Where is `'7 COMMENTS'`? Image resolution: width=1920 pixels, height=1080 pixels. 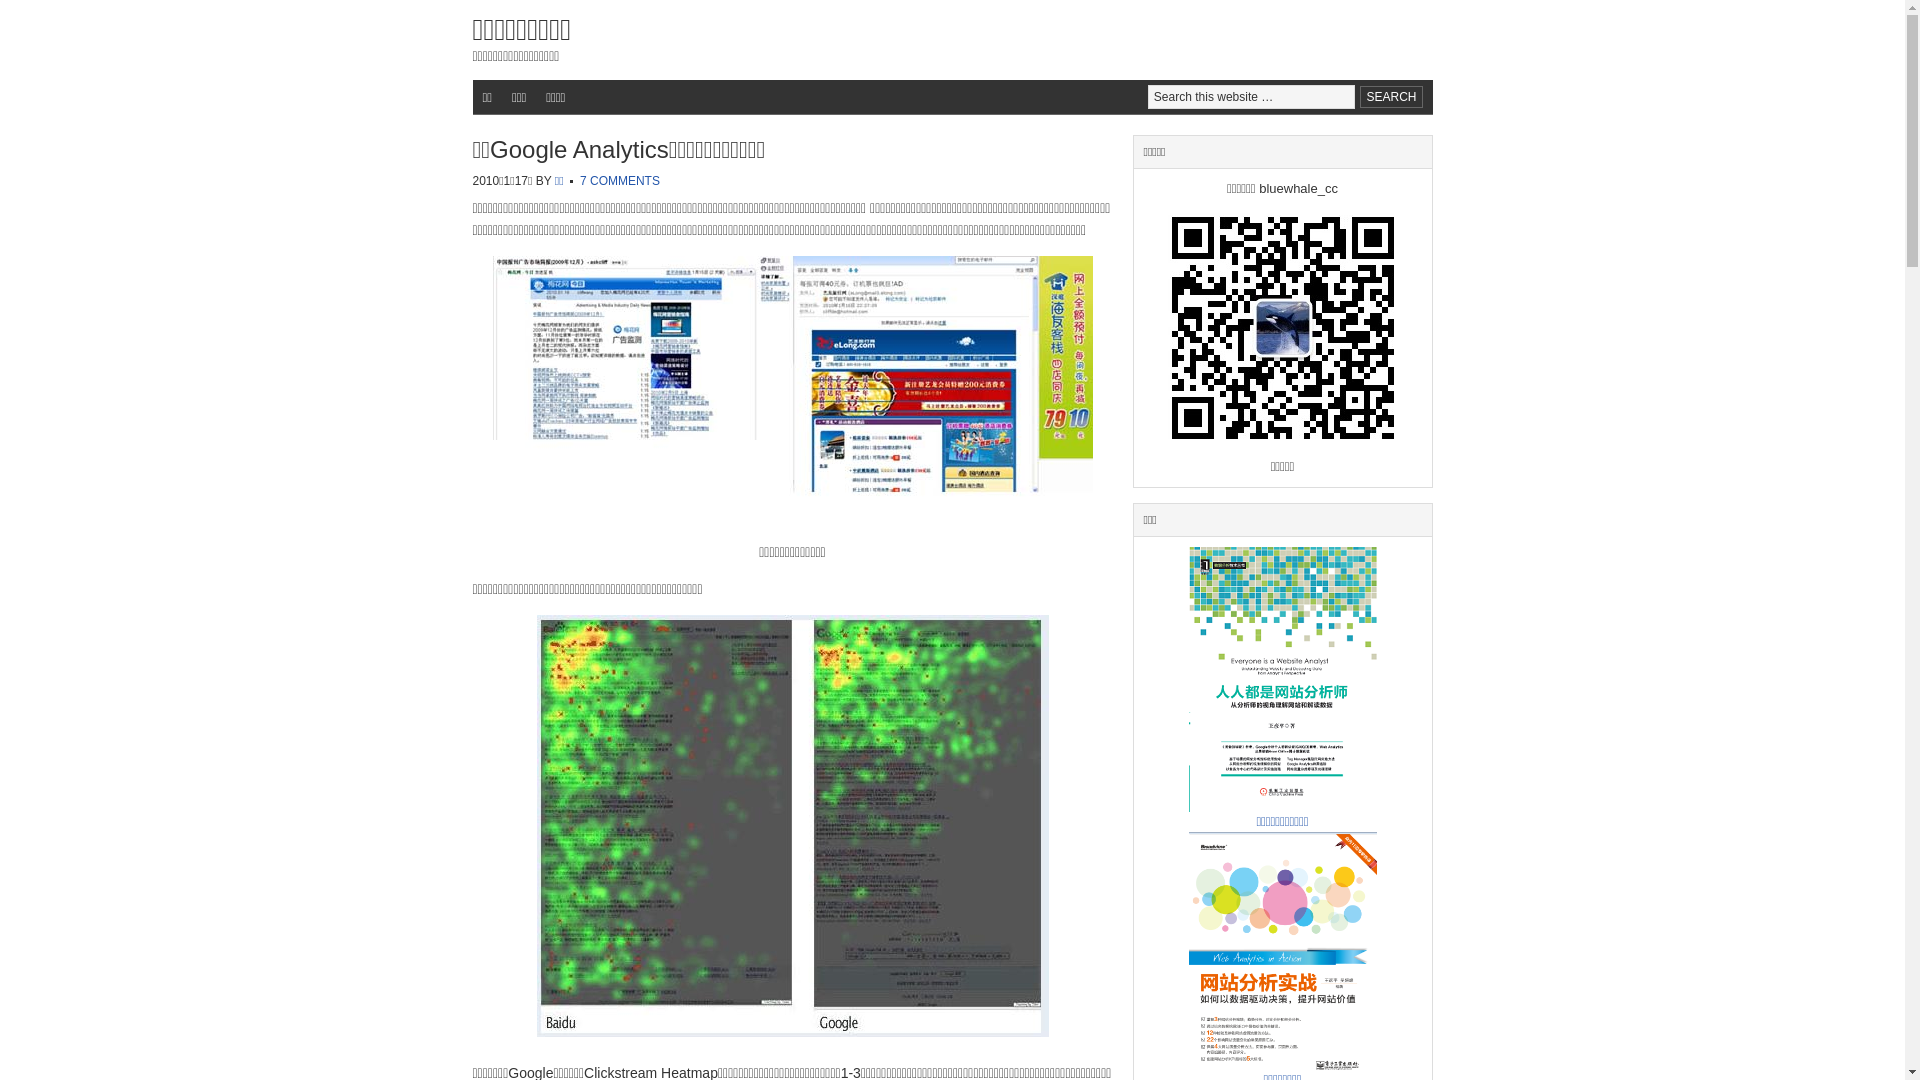 '7 COMMENTS' is located at coordinates (579, 181).